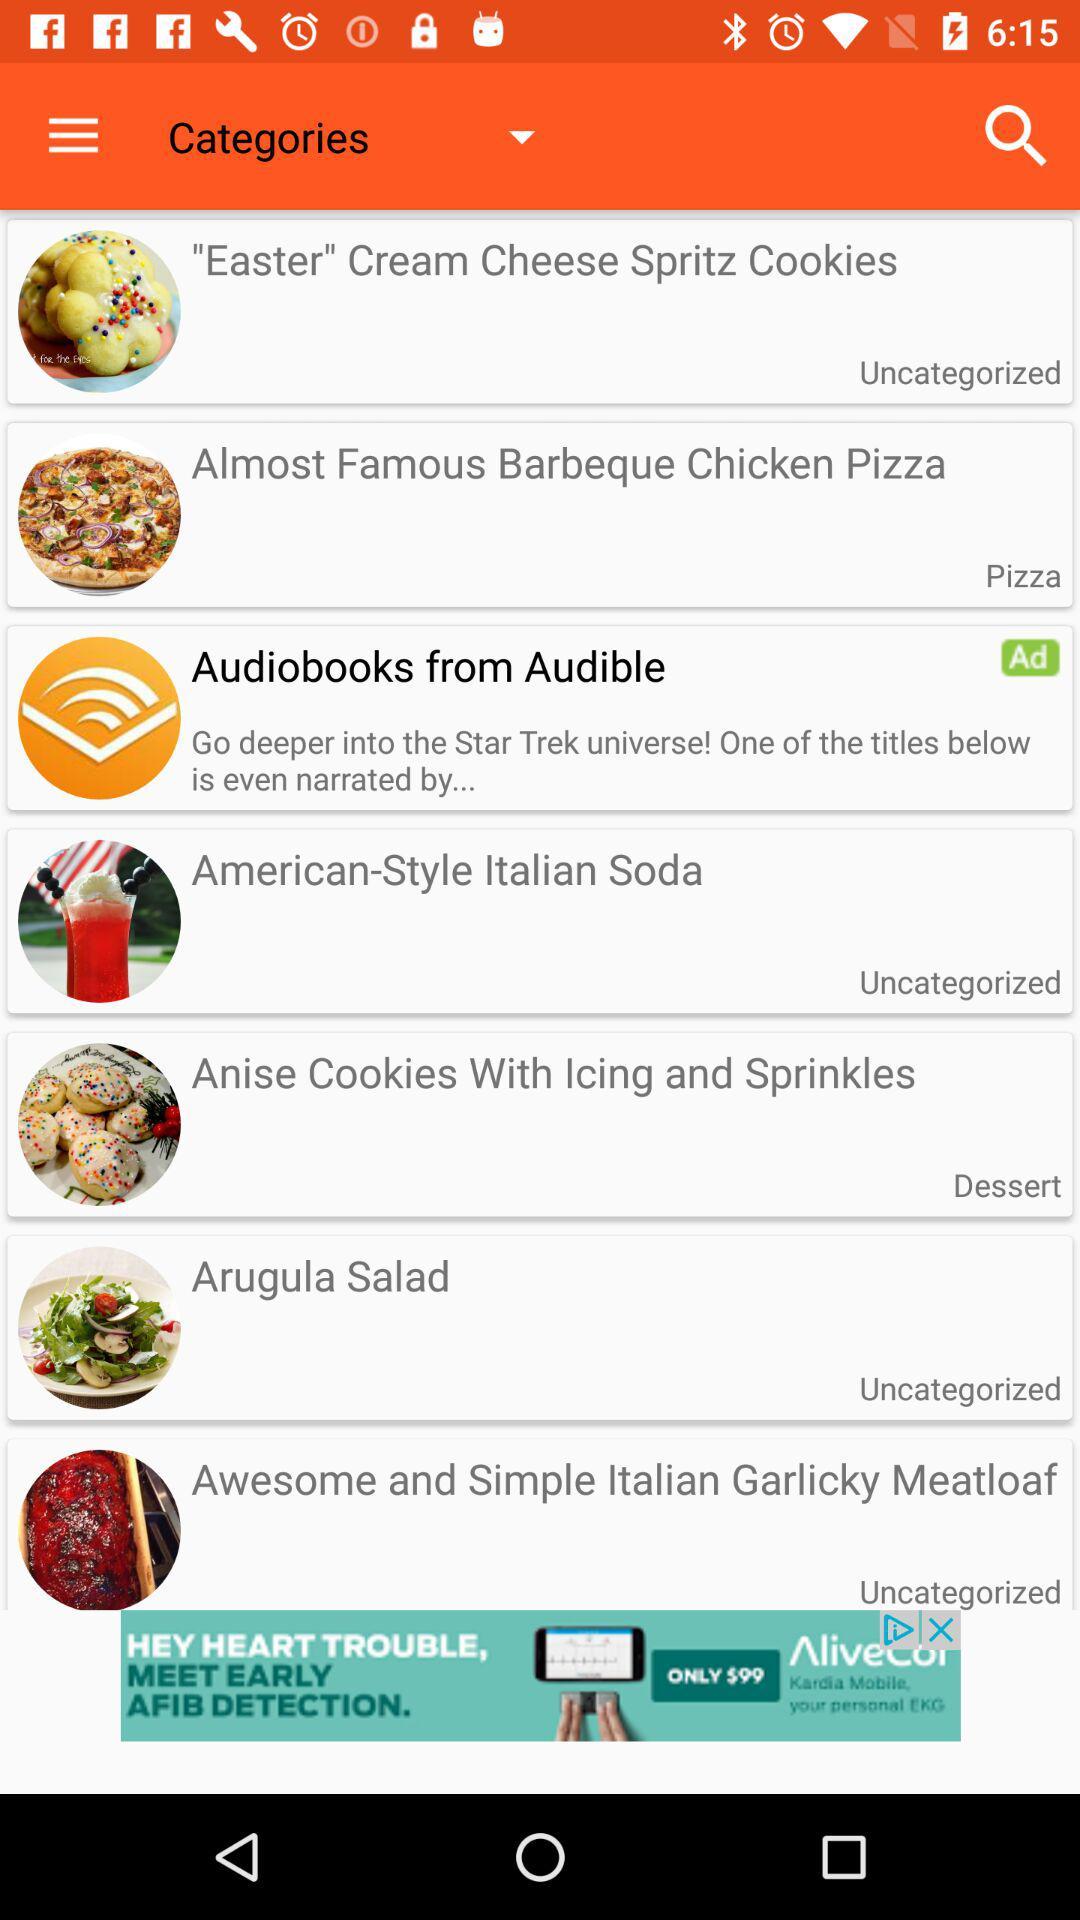 The height and width of the screenshot is (1920, 1080). Describe the element at coordinates (99, 718) in the screenshot. I see `app of the audiobooks` at that location.